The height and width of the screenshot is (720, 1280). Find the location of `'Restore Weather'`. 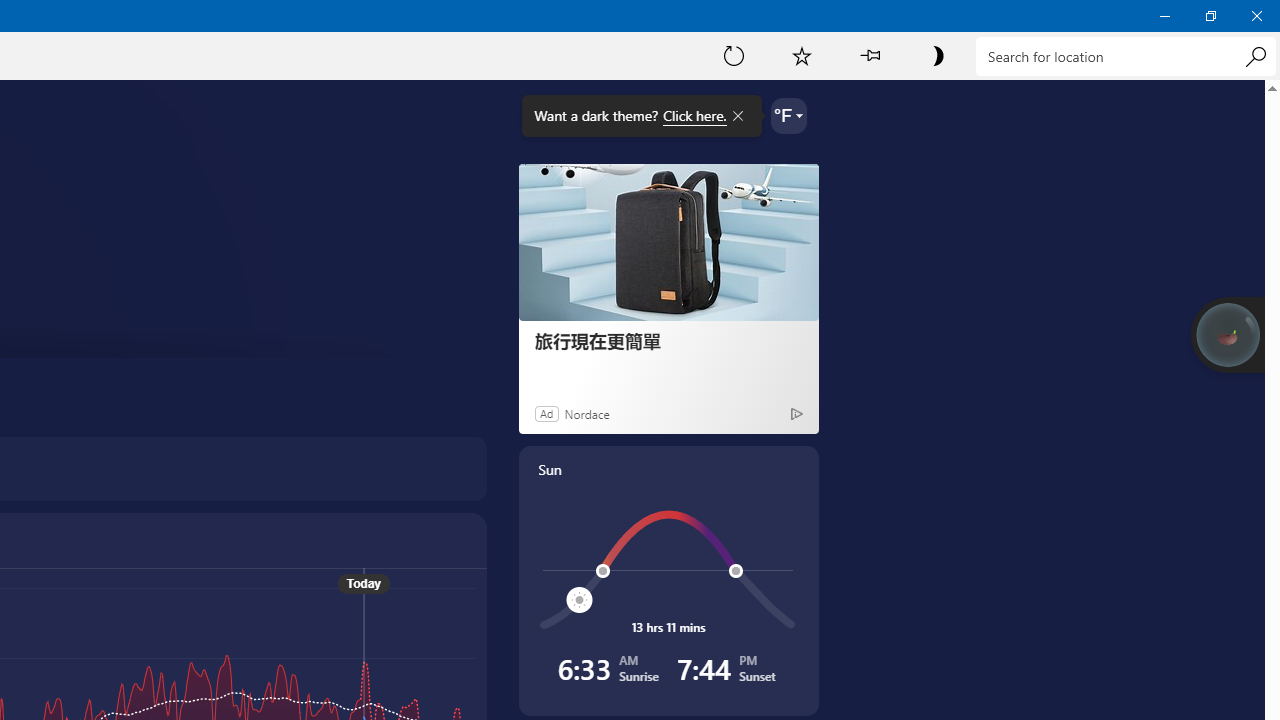

'Restore Weather' is located at coordinates (1209, 15).